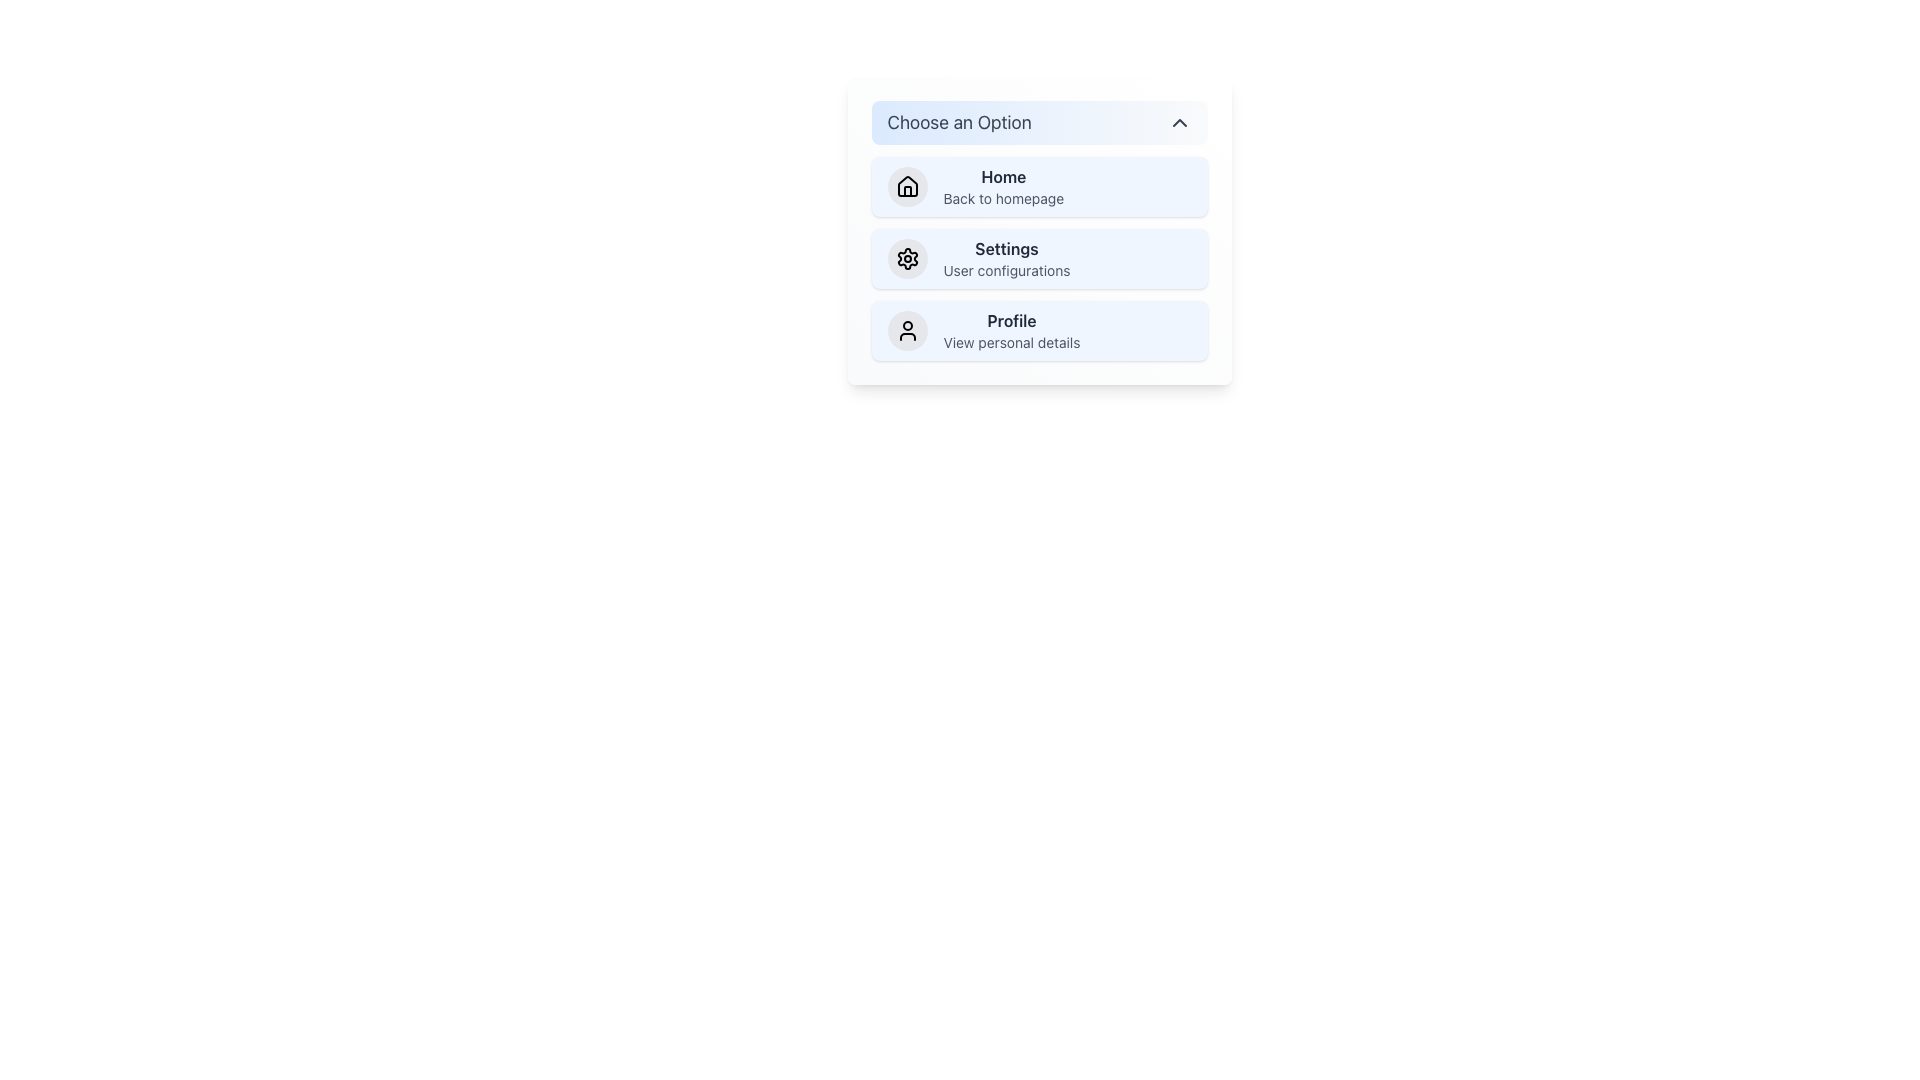 The height and width of the screenshot is (1080, 1920). Describe the element at coordinates (1007, 270) in the screenshot. I see `the text element that reads 'User configurations', which is located beneath the 'Settings' option in the 'Choose an Option' card` at that location.